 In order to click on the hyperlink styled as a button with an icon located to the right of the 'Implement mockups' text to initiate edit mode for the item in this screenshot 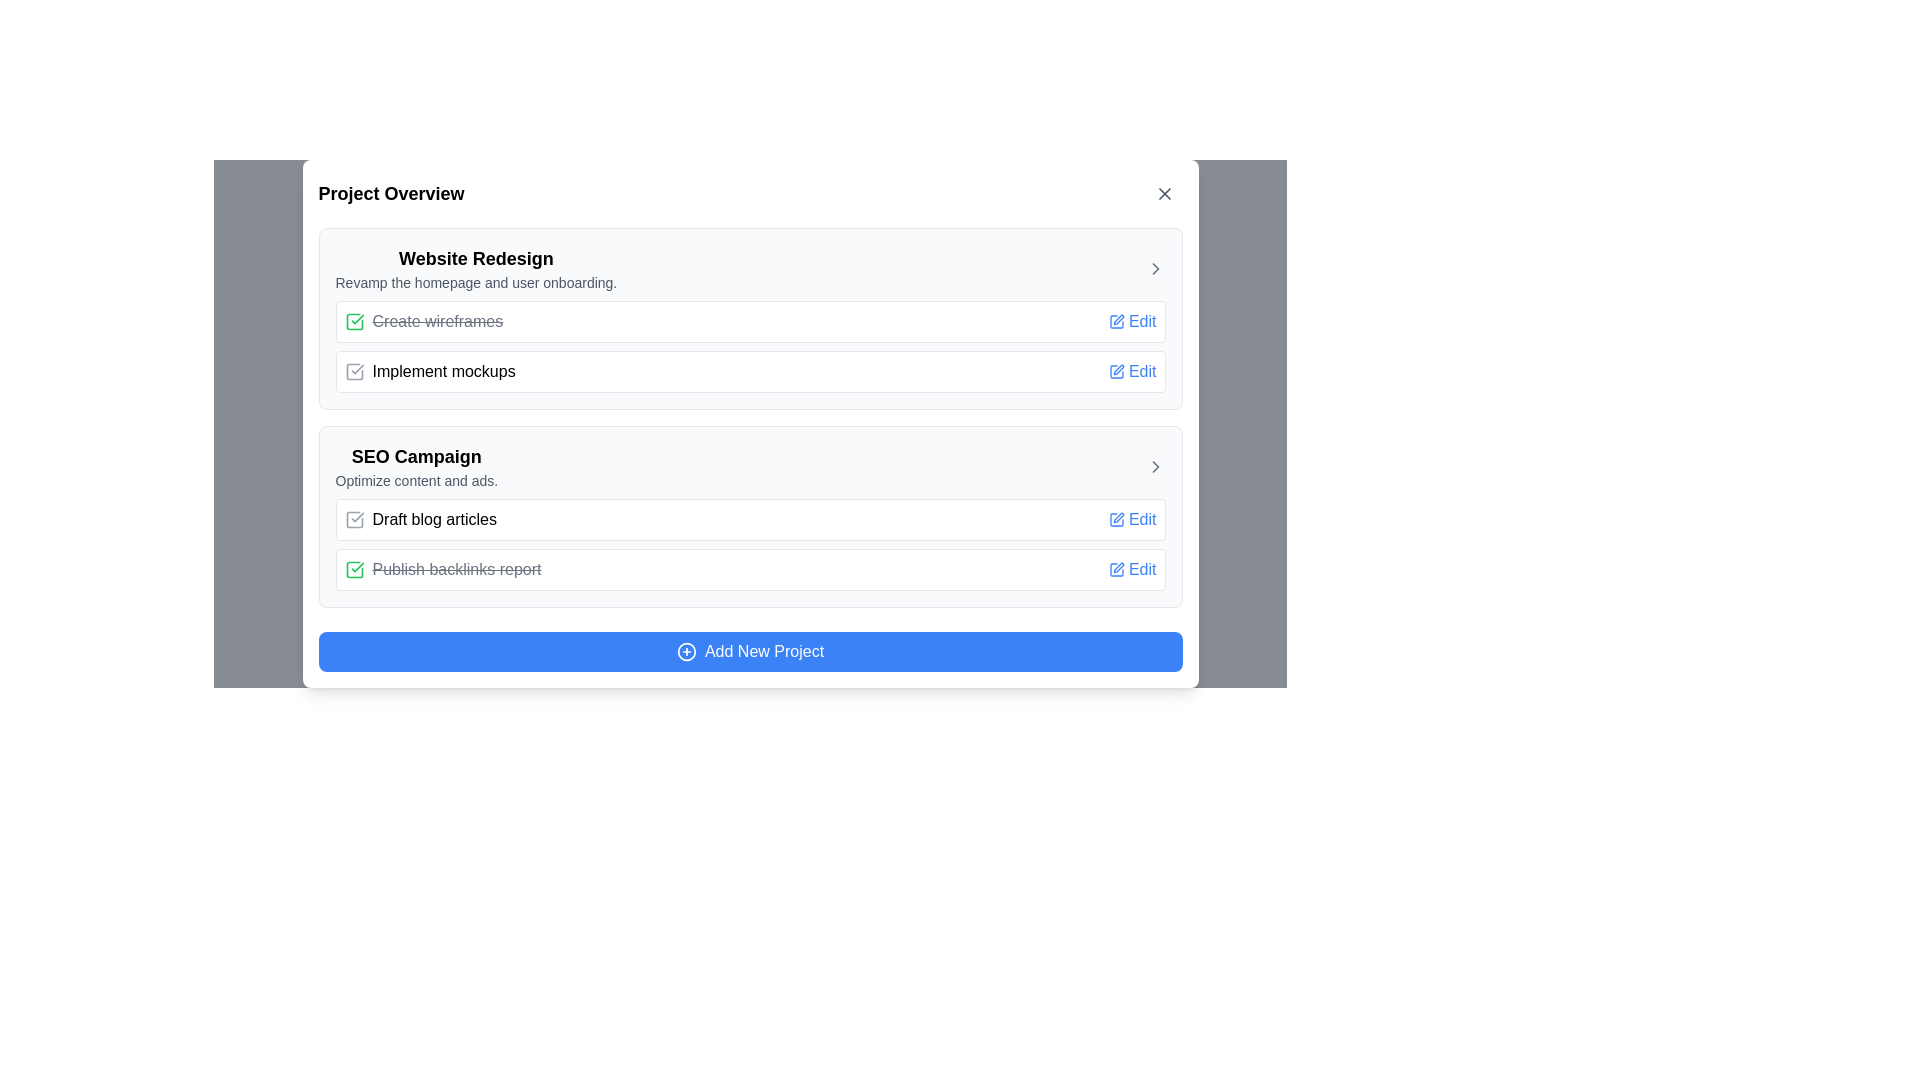, I will do `click(1132, 371)`.